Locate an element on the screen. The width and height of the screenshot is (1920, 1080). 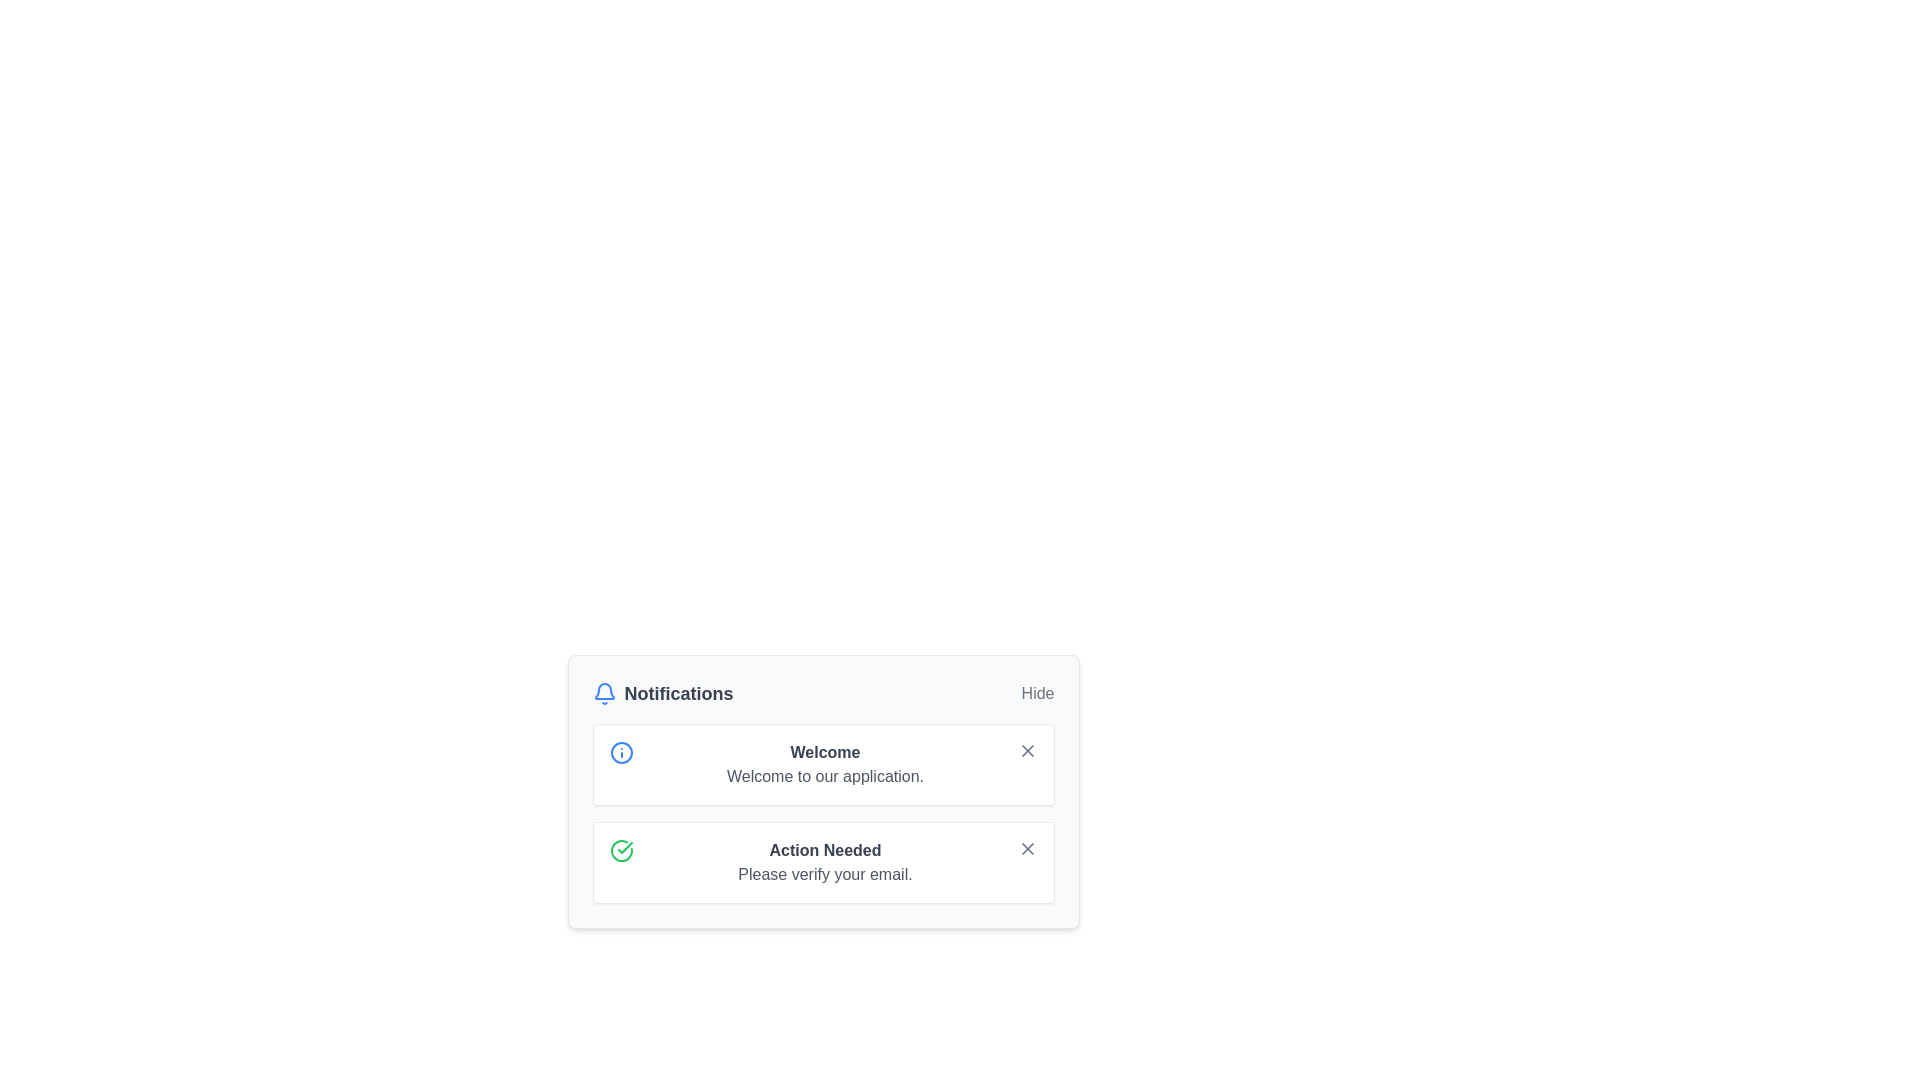
the notification bell icon located at the top-left of the notification panel is located at coordinates (603, 690).